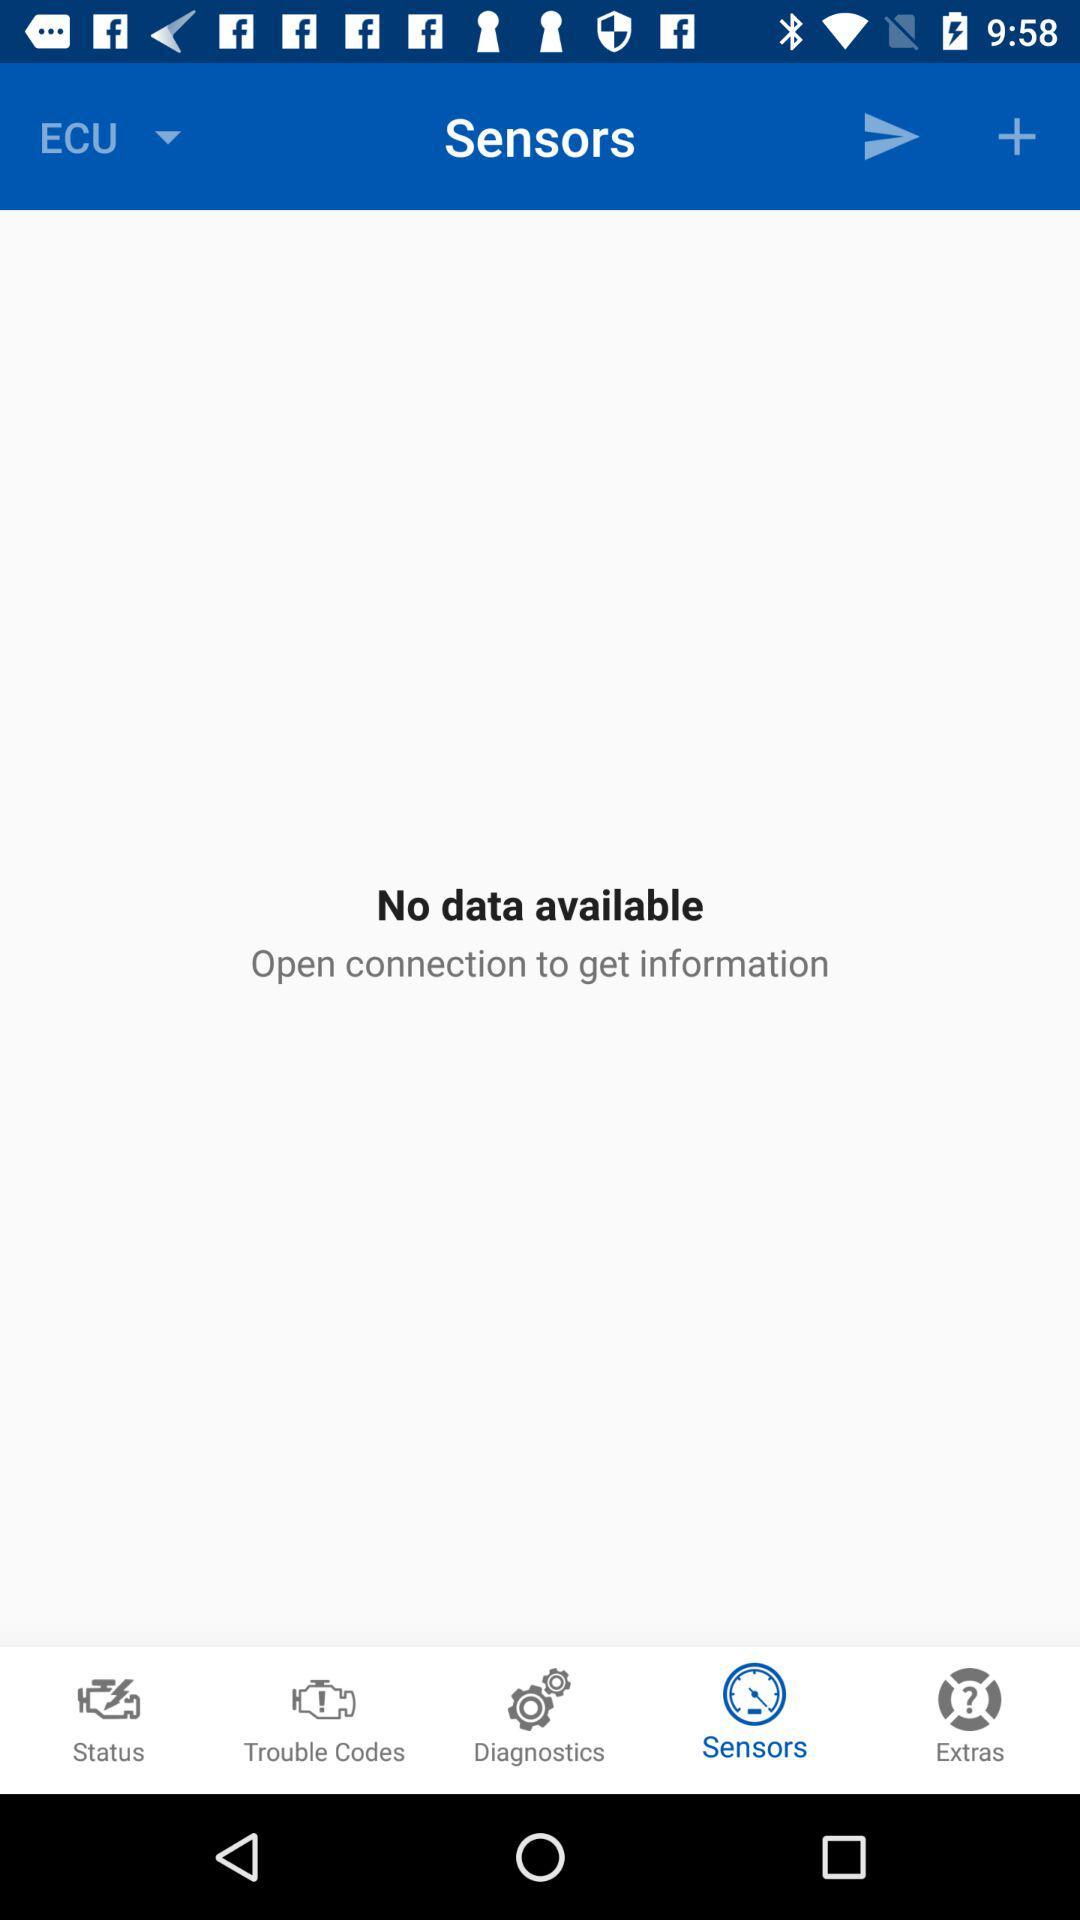  Describe the element at coordinates (890, 135) in the screenshot. I see `the item above the open connection to icon` at that location.